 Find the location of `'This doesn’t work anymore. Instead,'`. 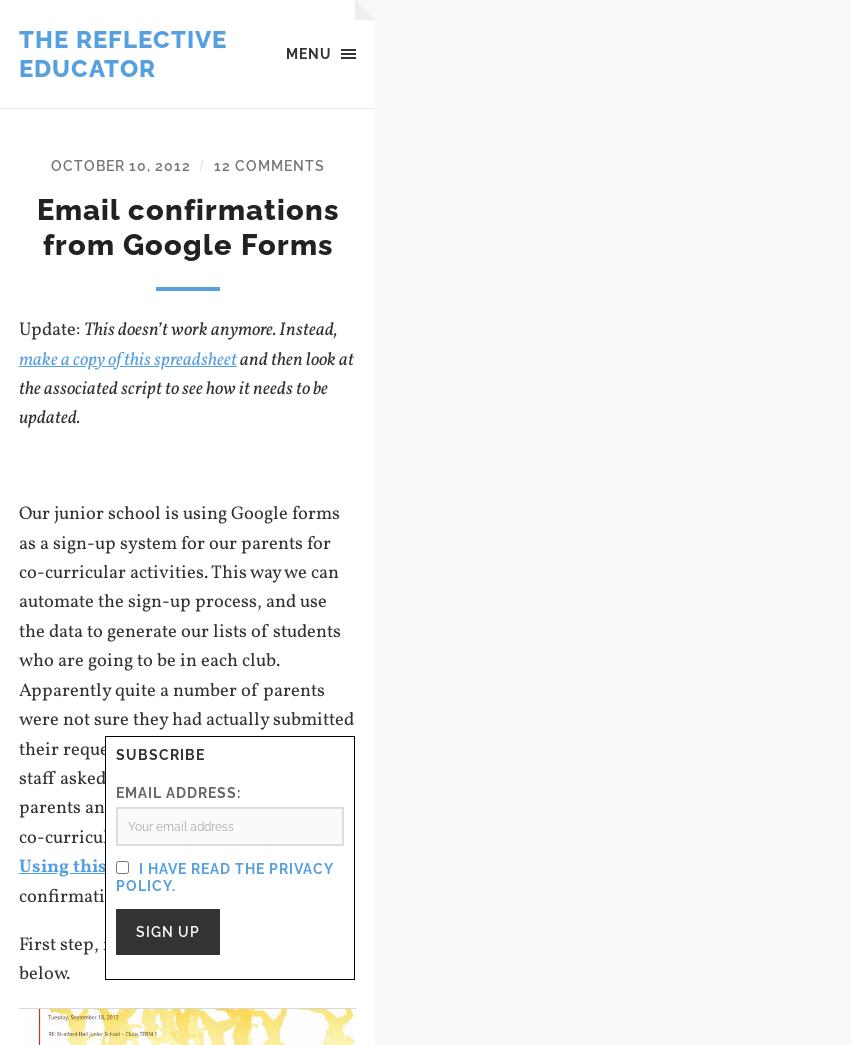

'This doesn’t work anymore. Instead,' is located at coordinates (210, 330).